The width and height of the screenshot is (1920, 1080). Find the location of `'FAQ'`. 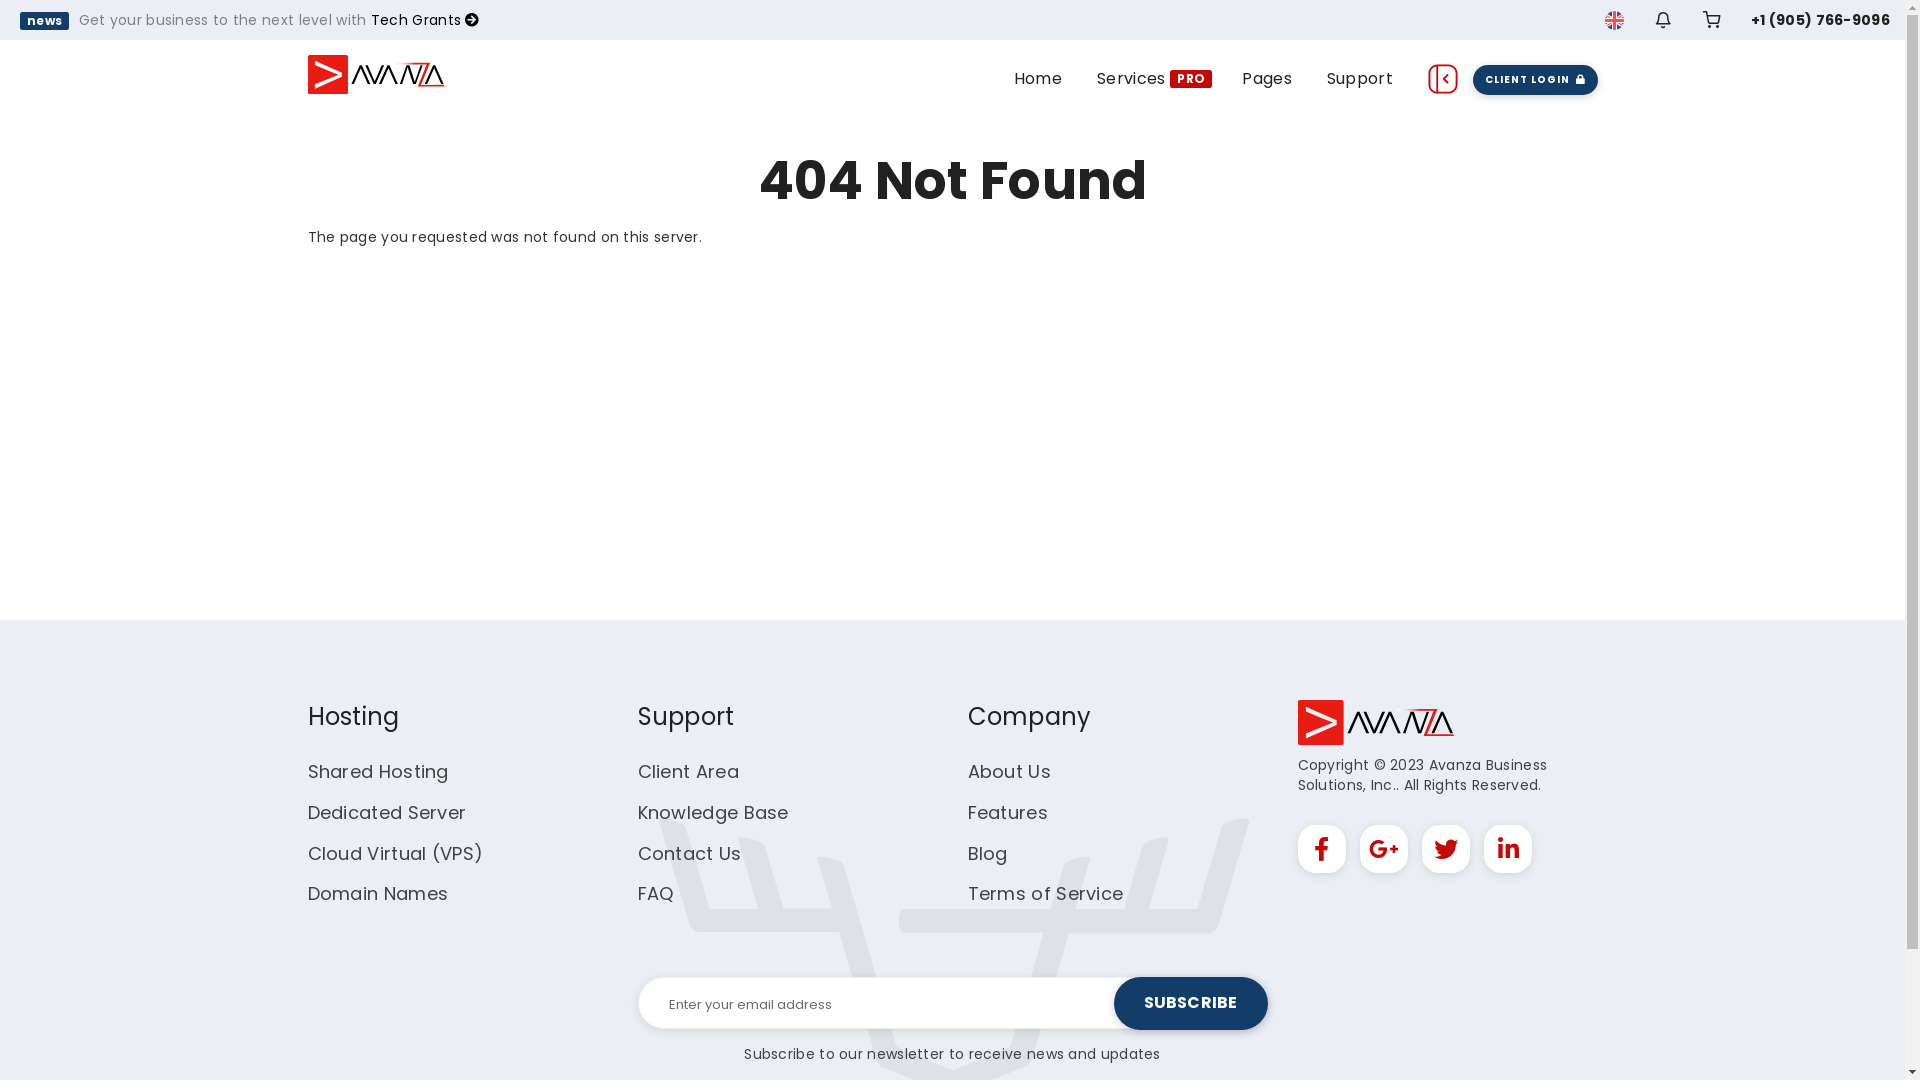

'FAQ' is located at coordinates (656, 892).